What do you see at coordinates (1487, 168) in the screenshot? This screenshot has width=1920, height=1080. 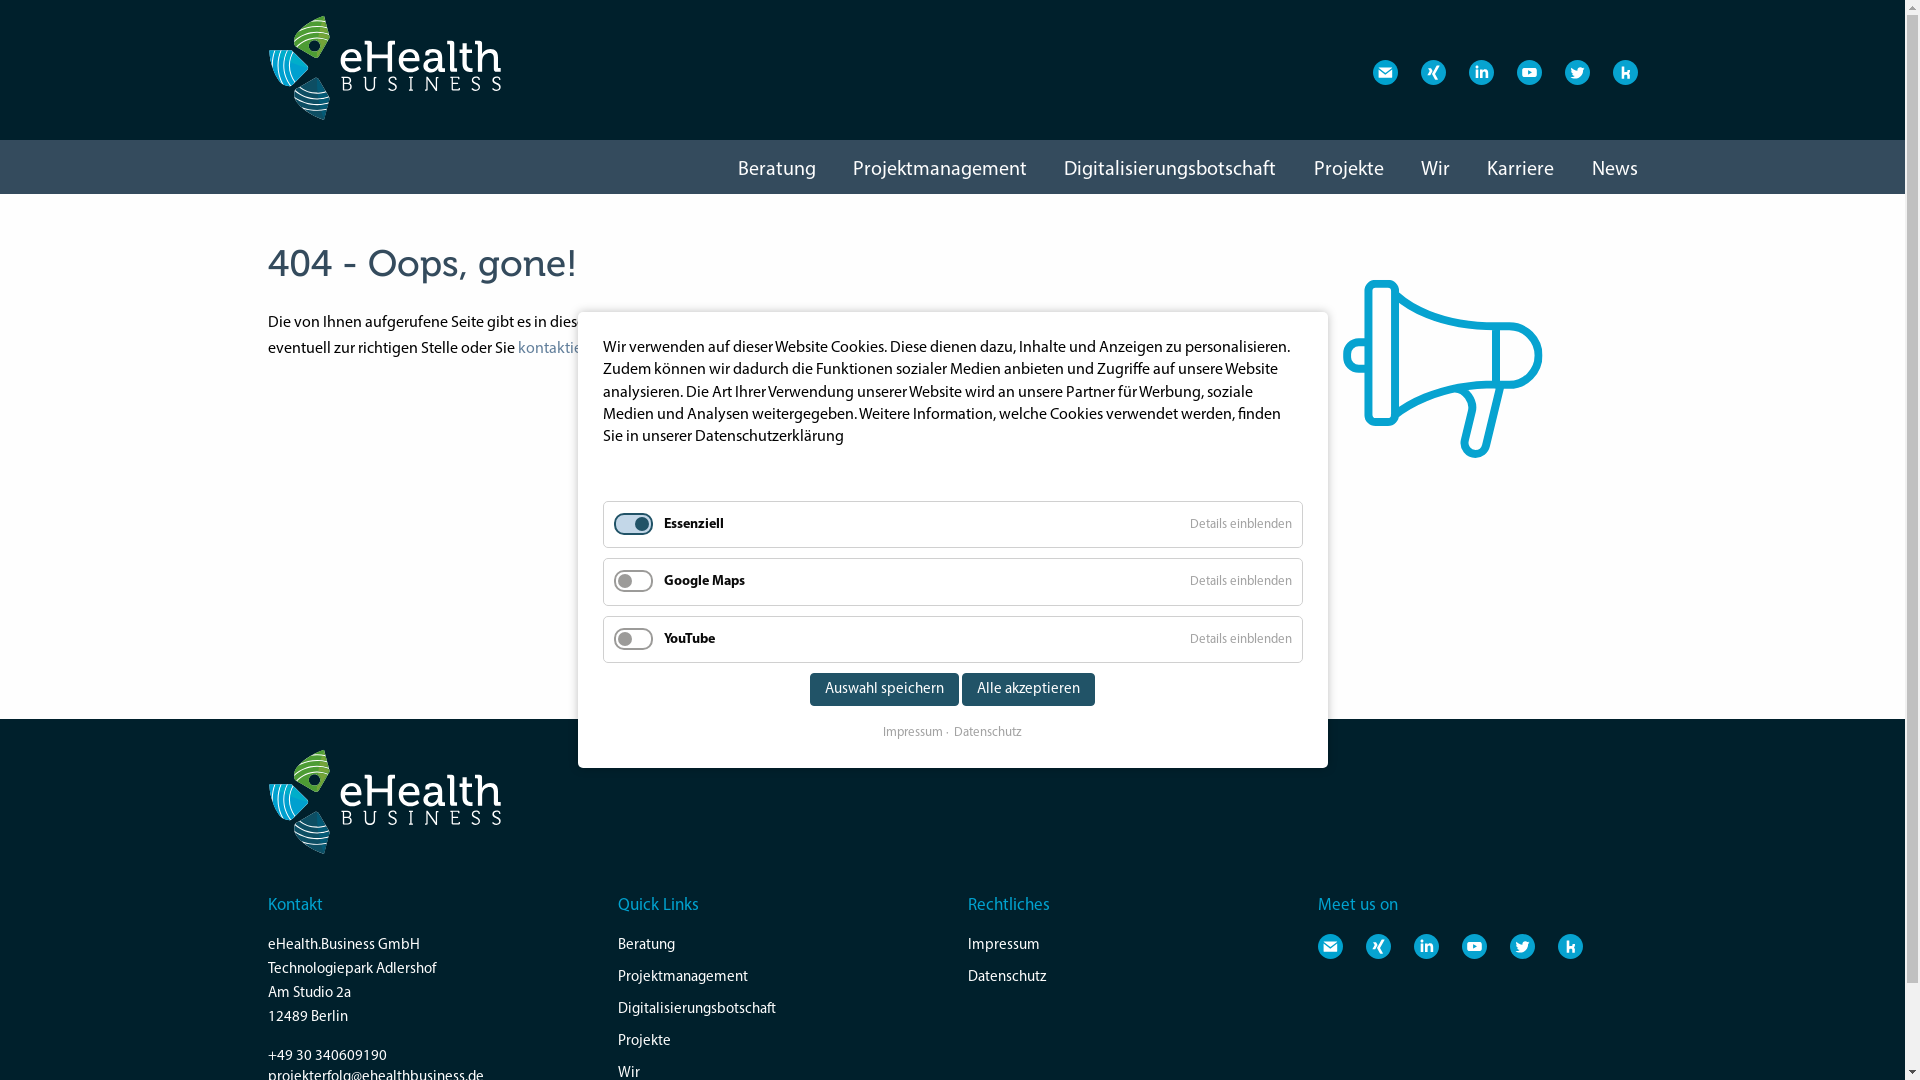 I see `'Karriere'` at bounding box center [1487, 168].